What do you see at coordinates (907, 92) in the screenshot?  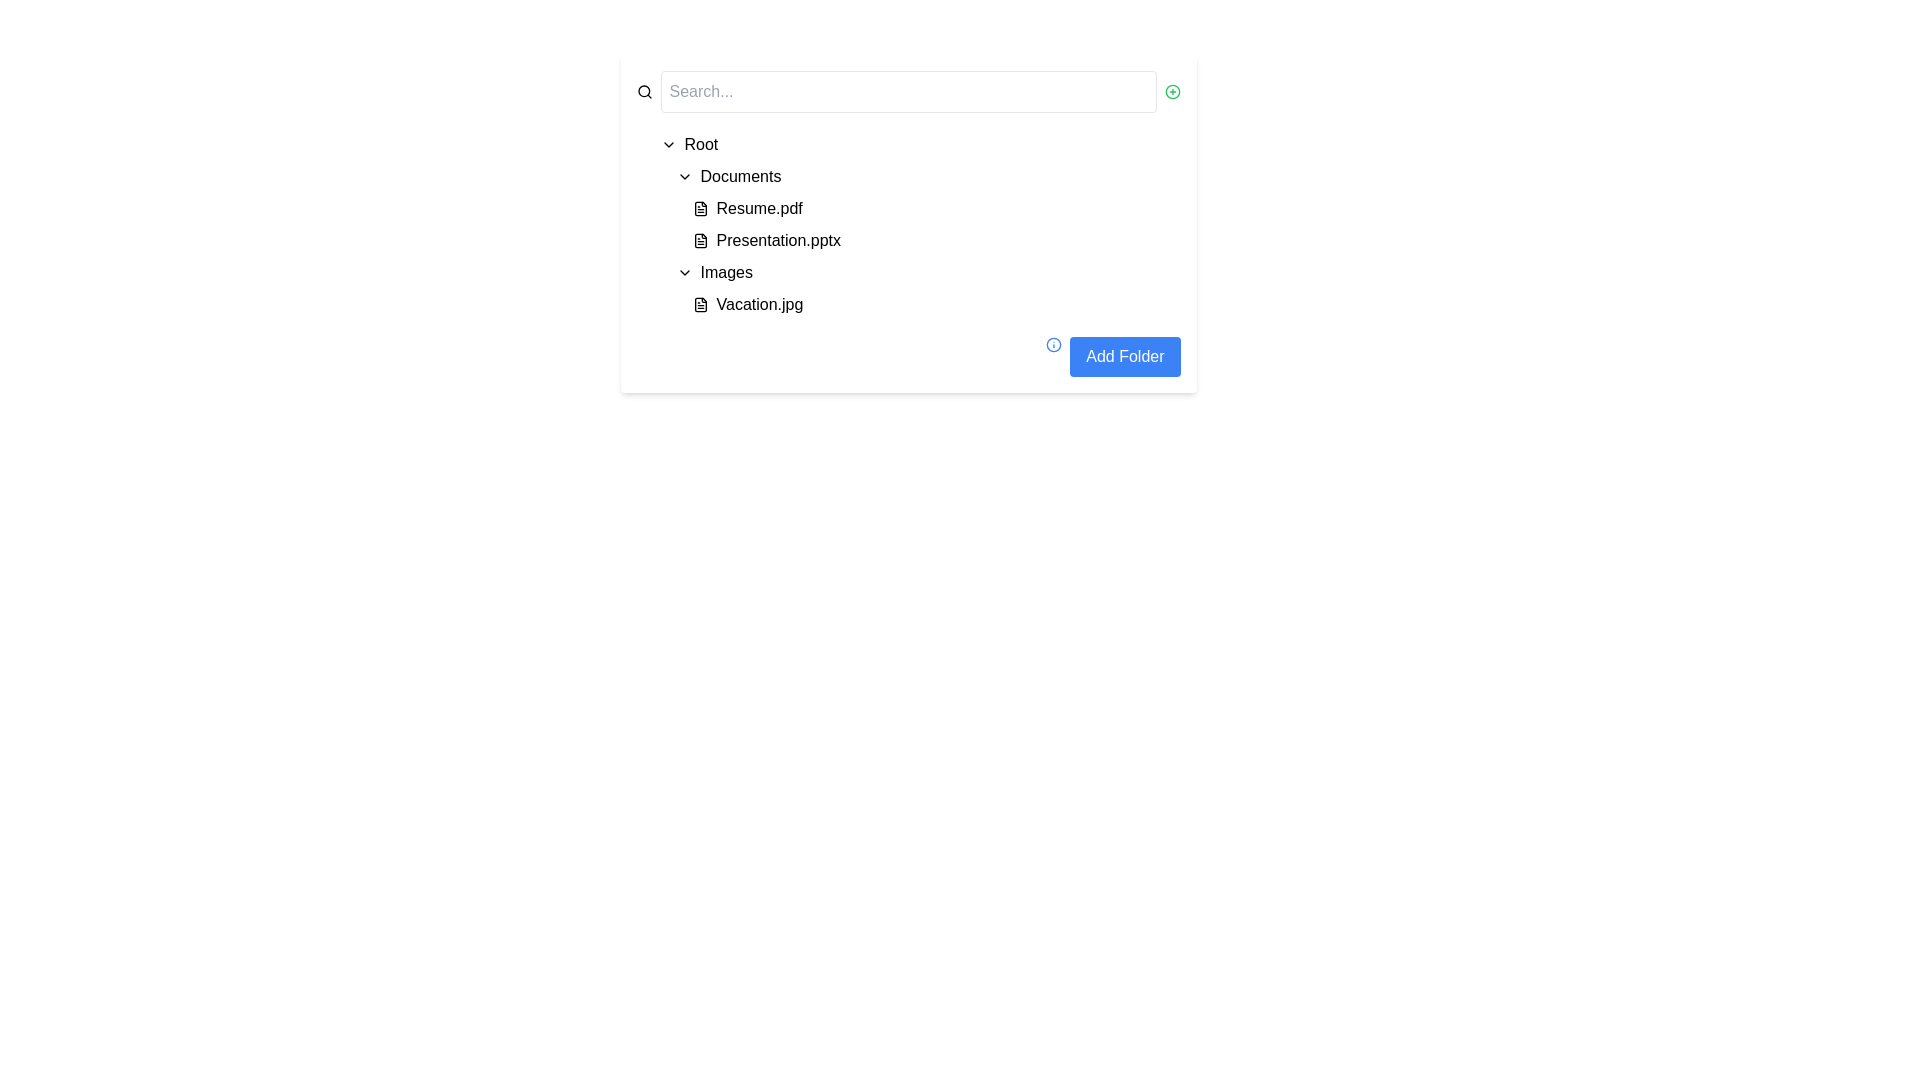 I see `the Text Input Field with placeholder text 'Search...'` at bounding box center [907, 92].